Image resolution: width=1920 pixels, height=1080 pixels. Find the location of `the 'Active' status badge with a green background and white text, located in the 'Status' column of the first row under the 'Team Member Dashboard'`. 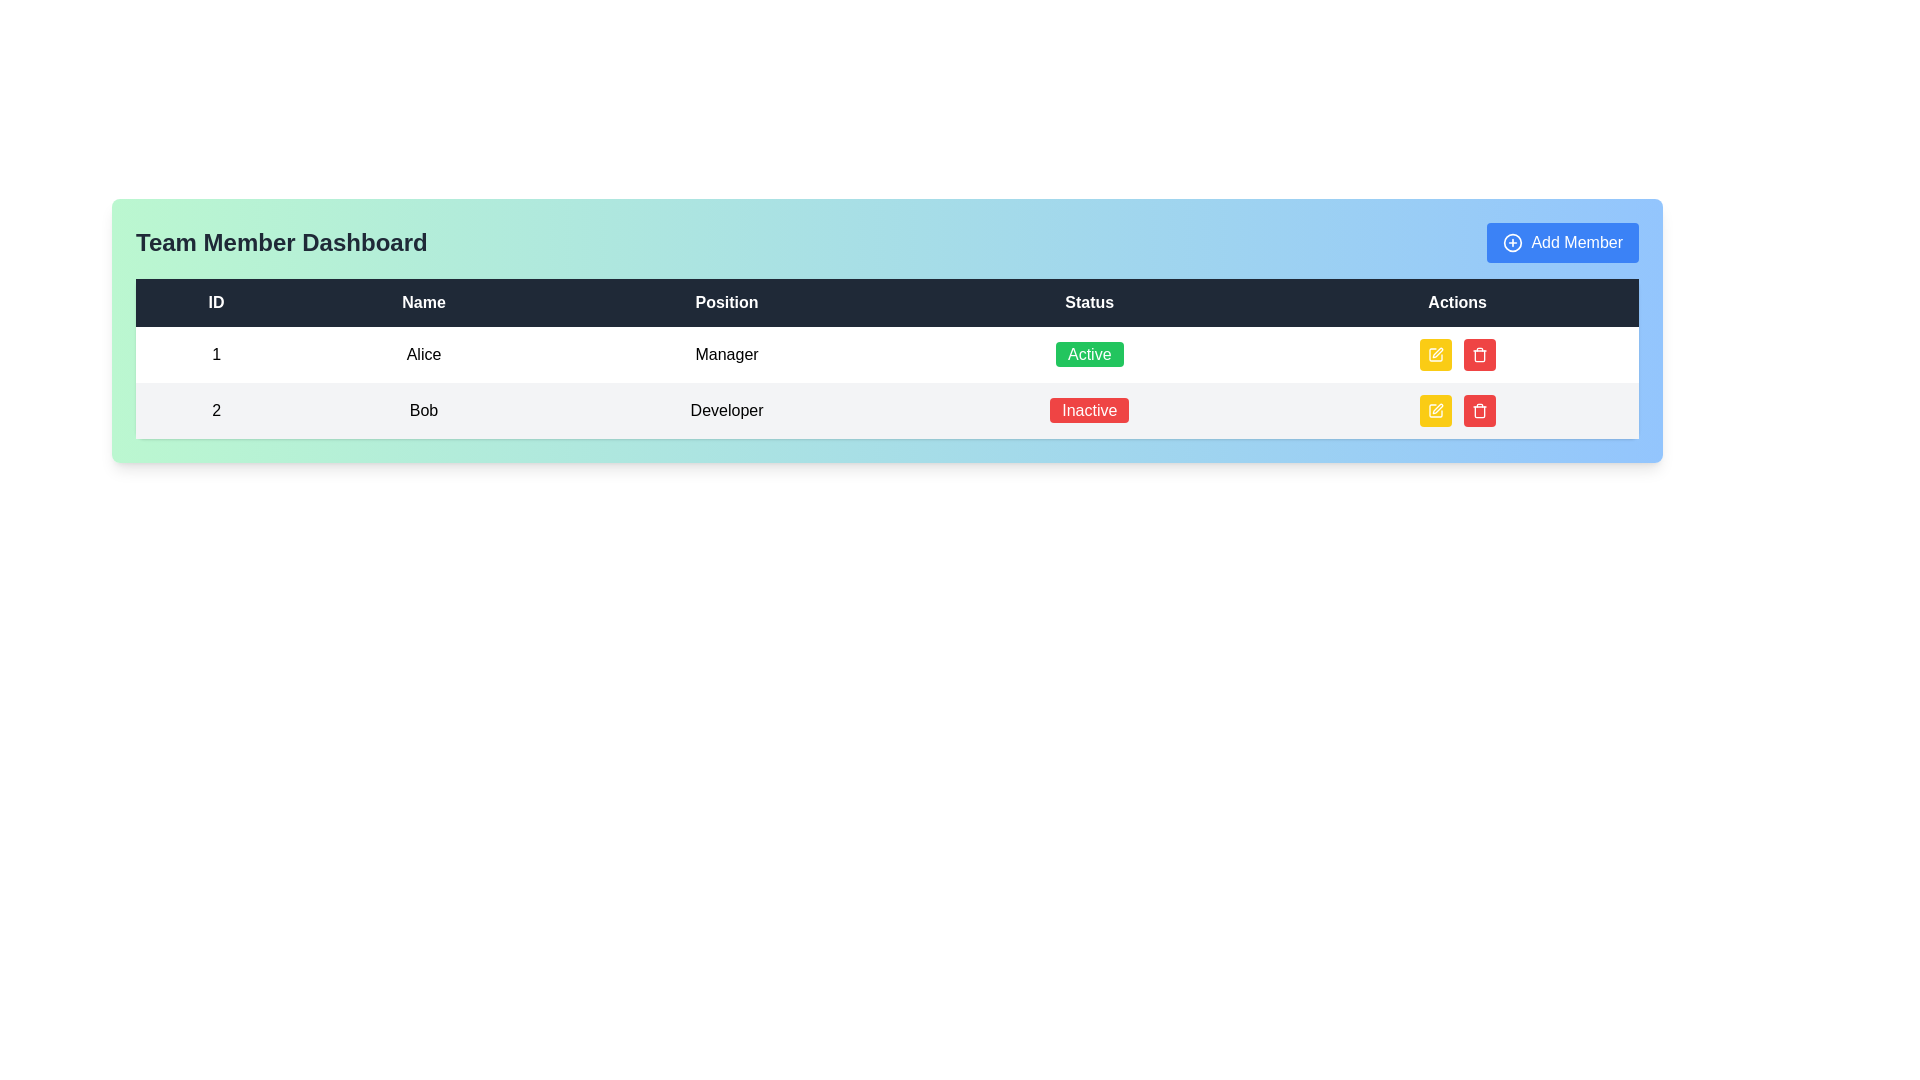

the 'Active' status badge with a green background and white text, located in the 'Status' column of the first row under the 'Team Member Dashboard' is located at coordinates (1088, 353).